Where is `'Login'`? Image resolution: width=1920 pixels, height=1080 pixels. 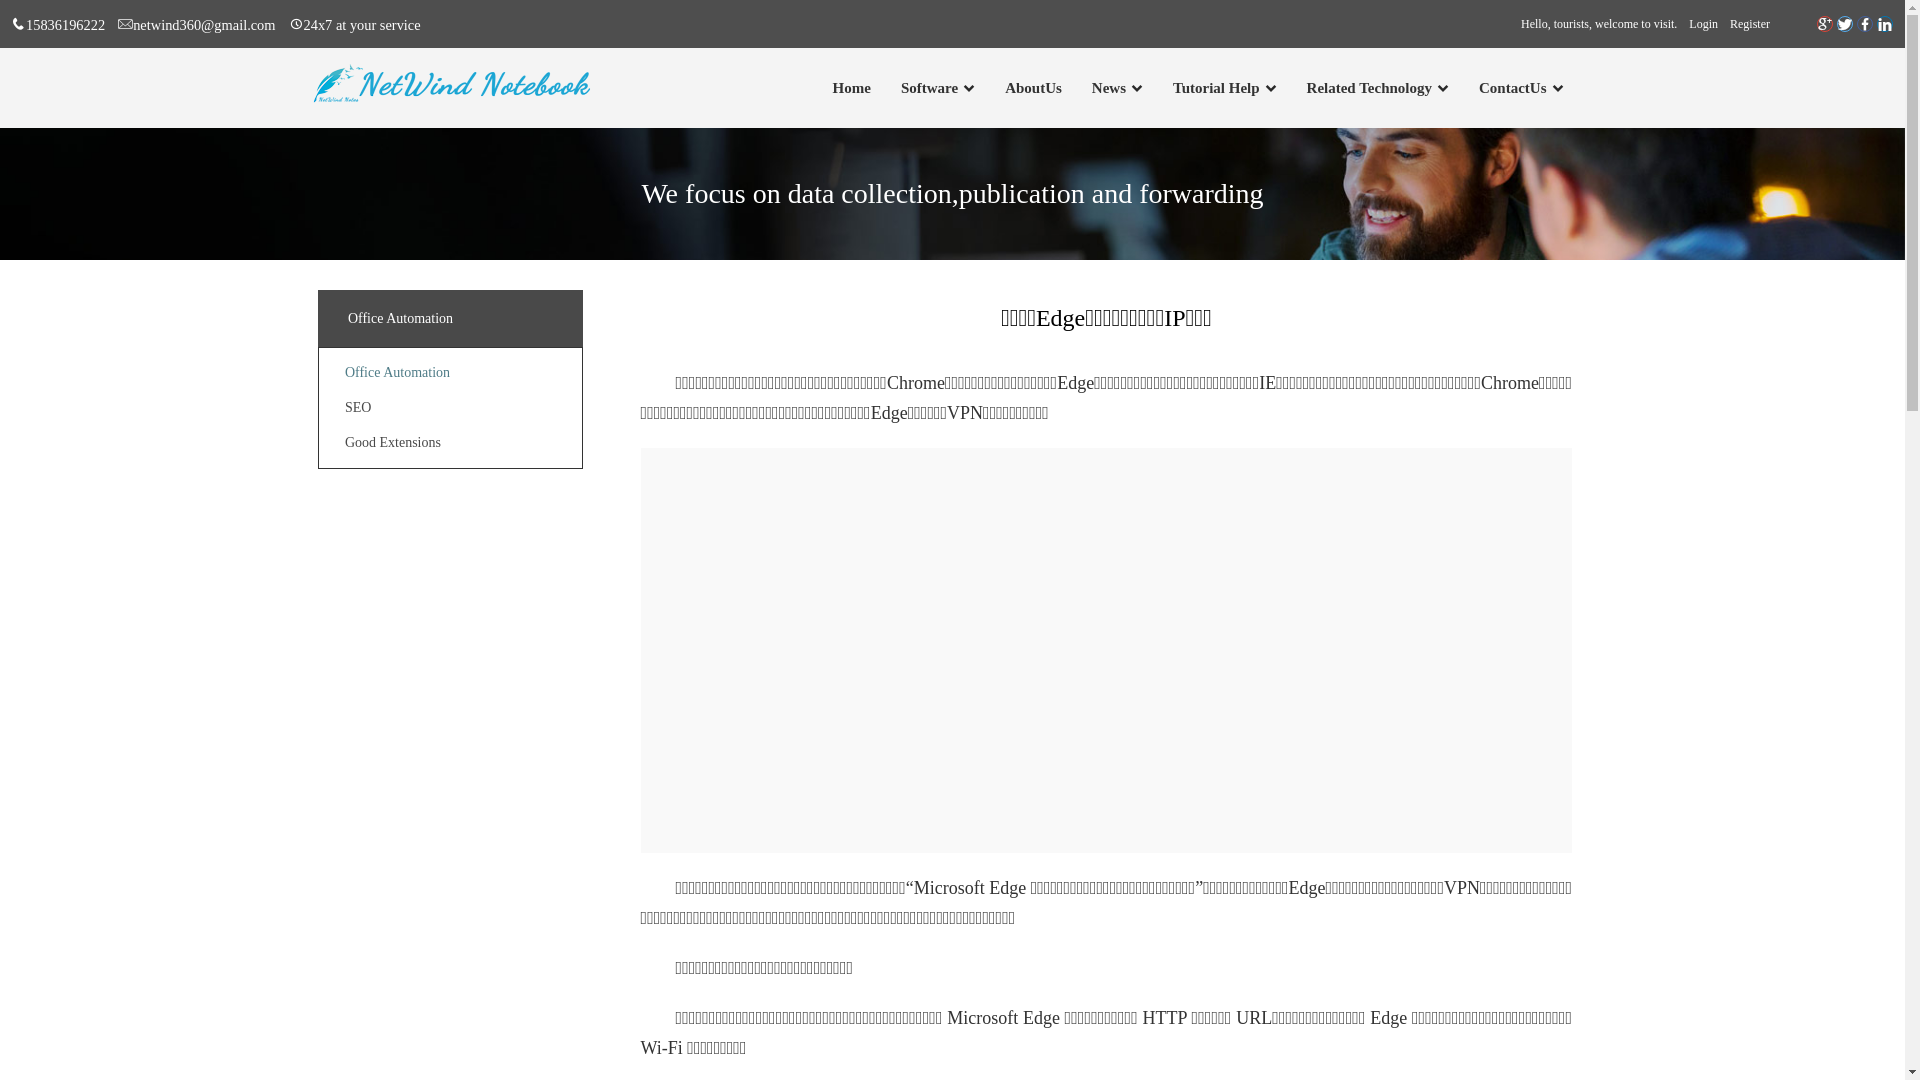
'Login' is located at coordinates (1702, 23).